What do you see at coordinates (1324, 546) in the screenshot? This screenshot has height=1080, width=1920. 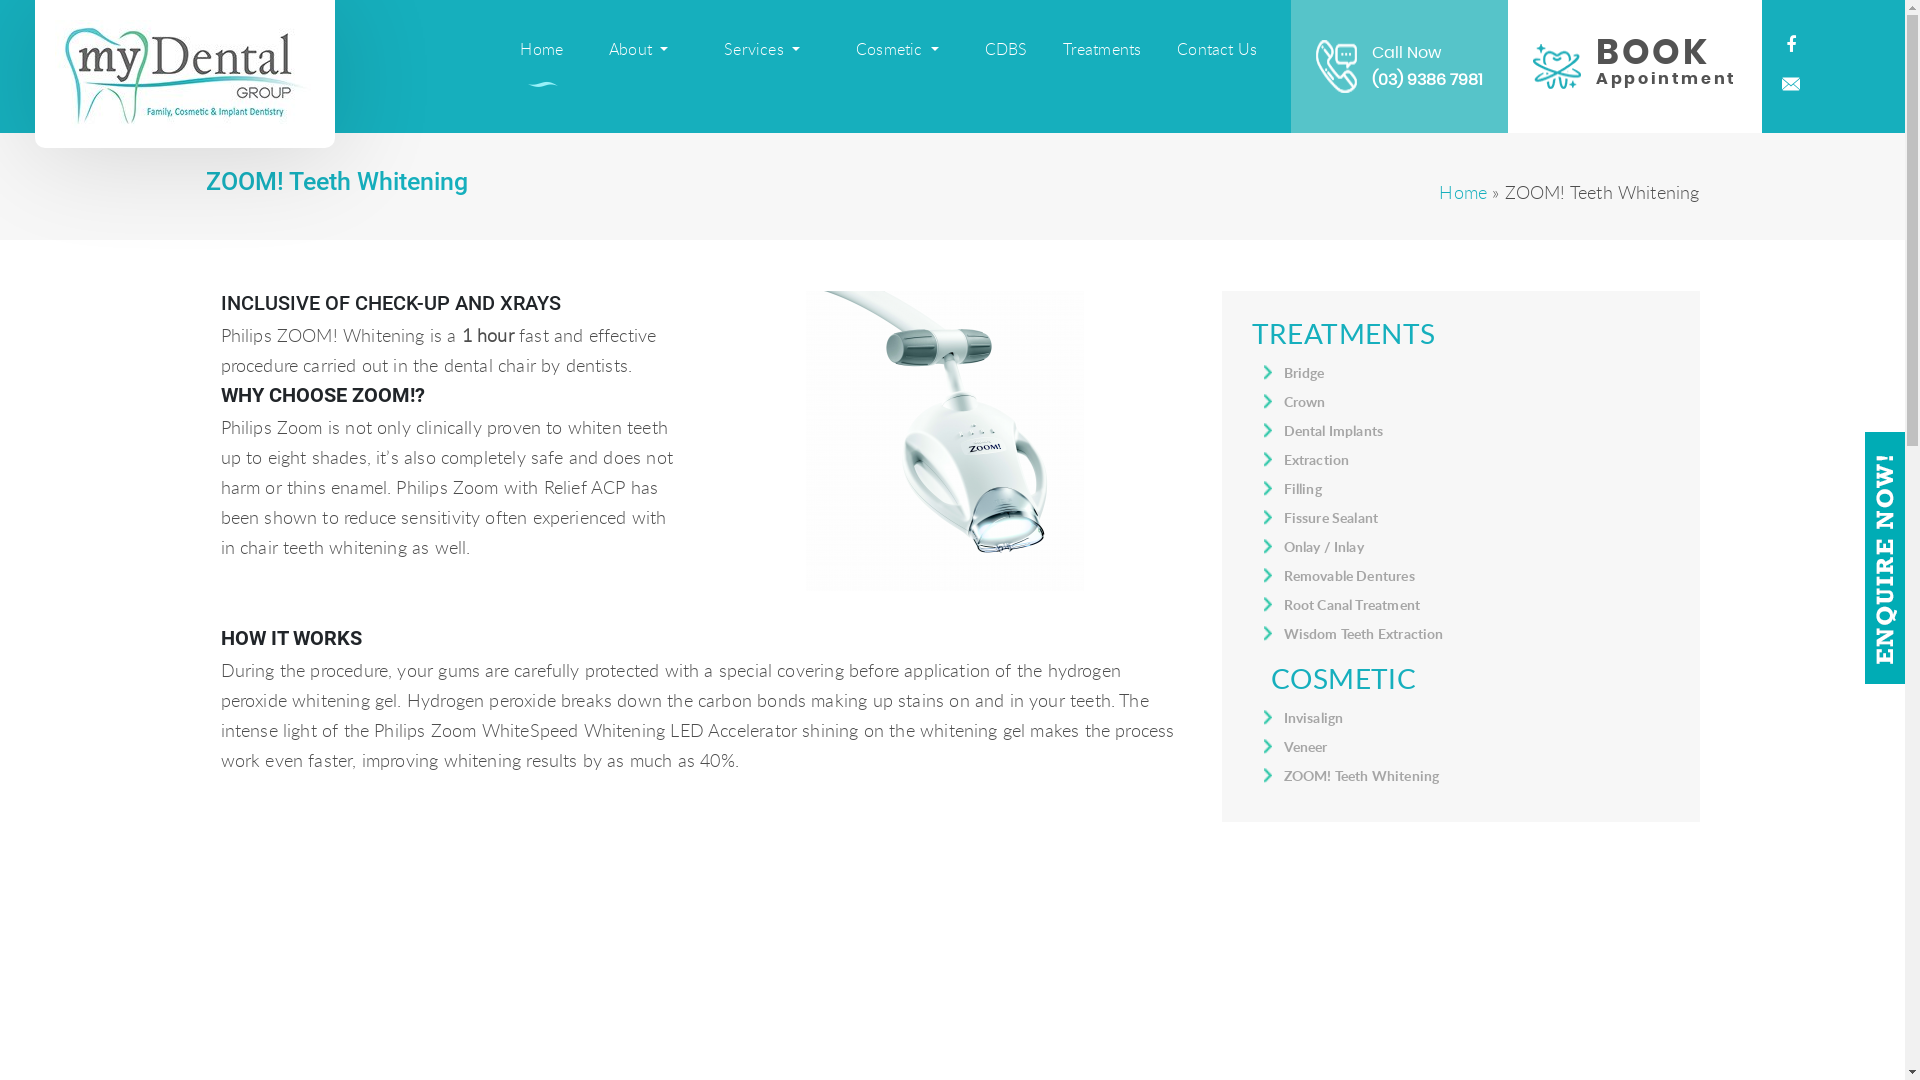 I see `'Onlay / Inlay'` at bounding box center [1324, 546].